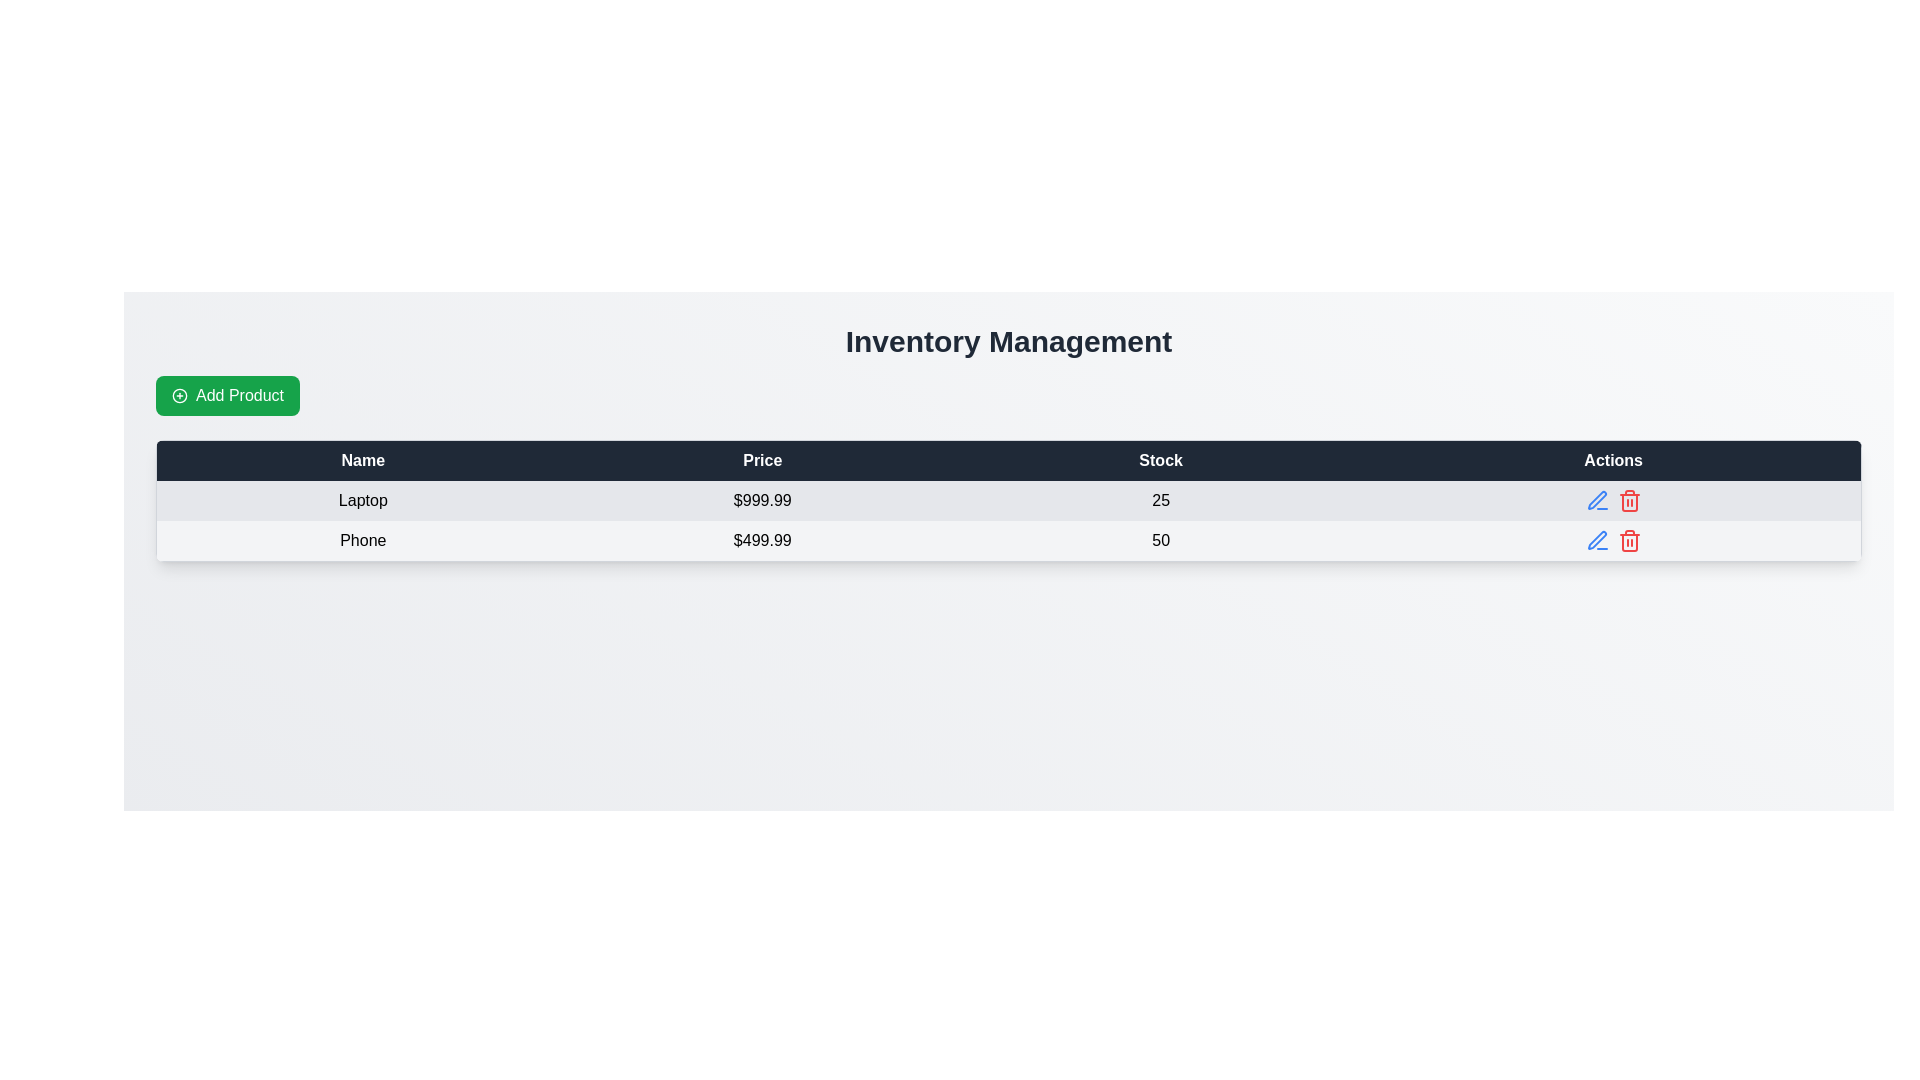 The image size is (1920, 1080). I want to click on label text of the 'Price' column header in the table, which is the second cell in the header row between the 'Name' and 'Stock' cells, so click(761, 460).